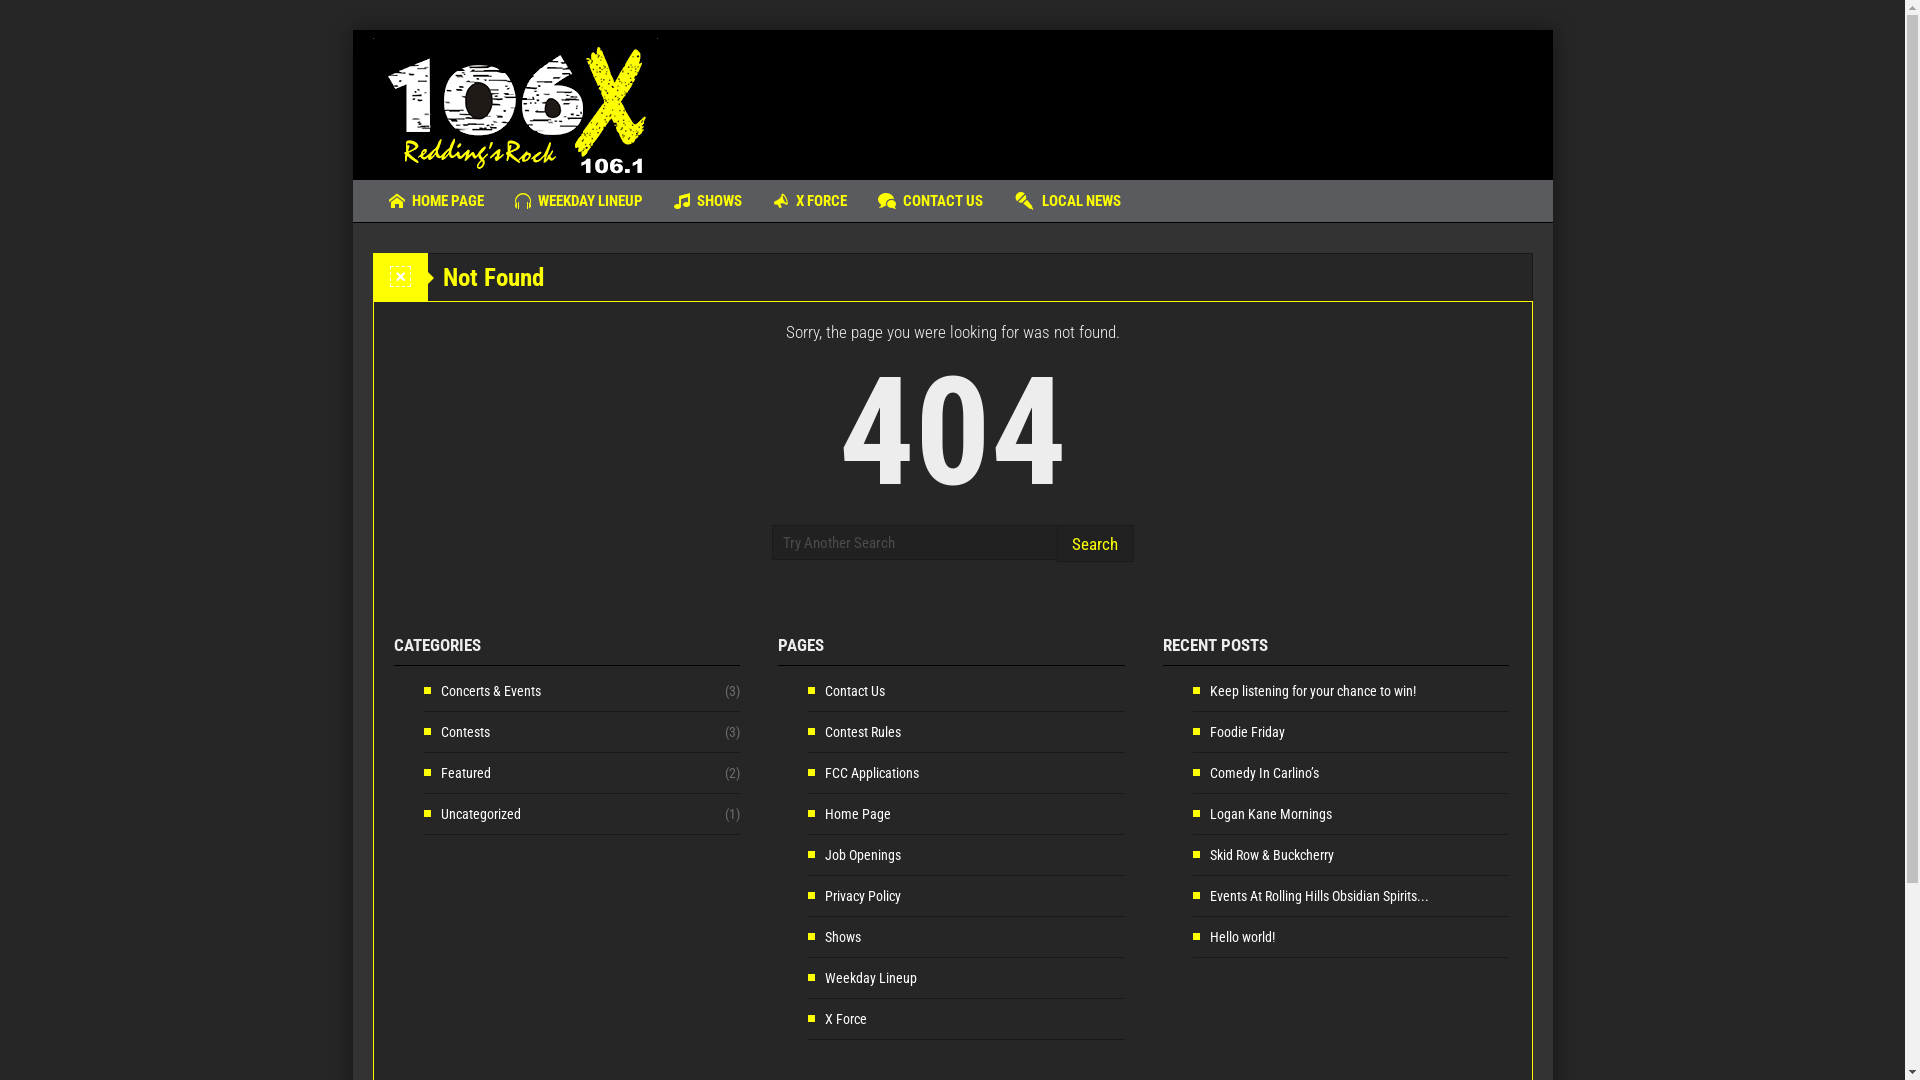  I want to click on 'X Force', so click(837, 1018).